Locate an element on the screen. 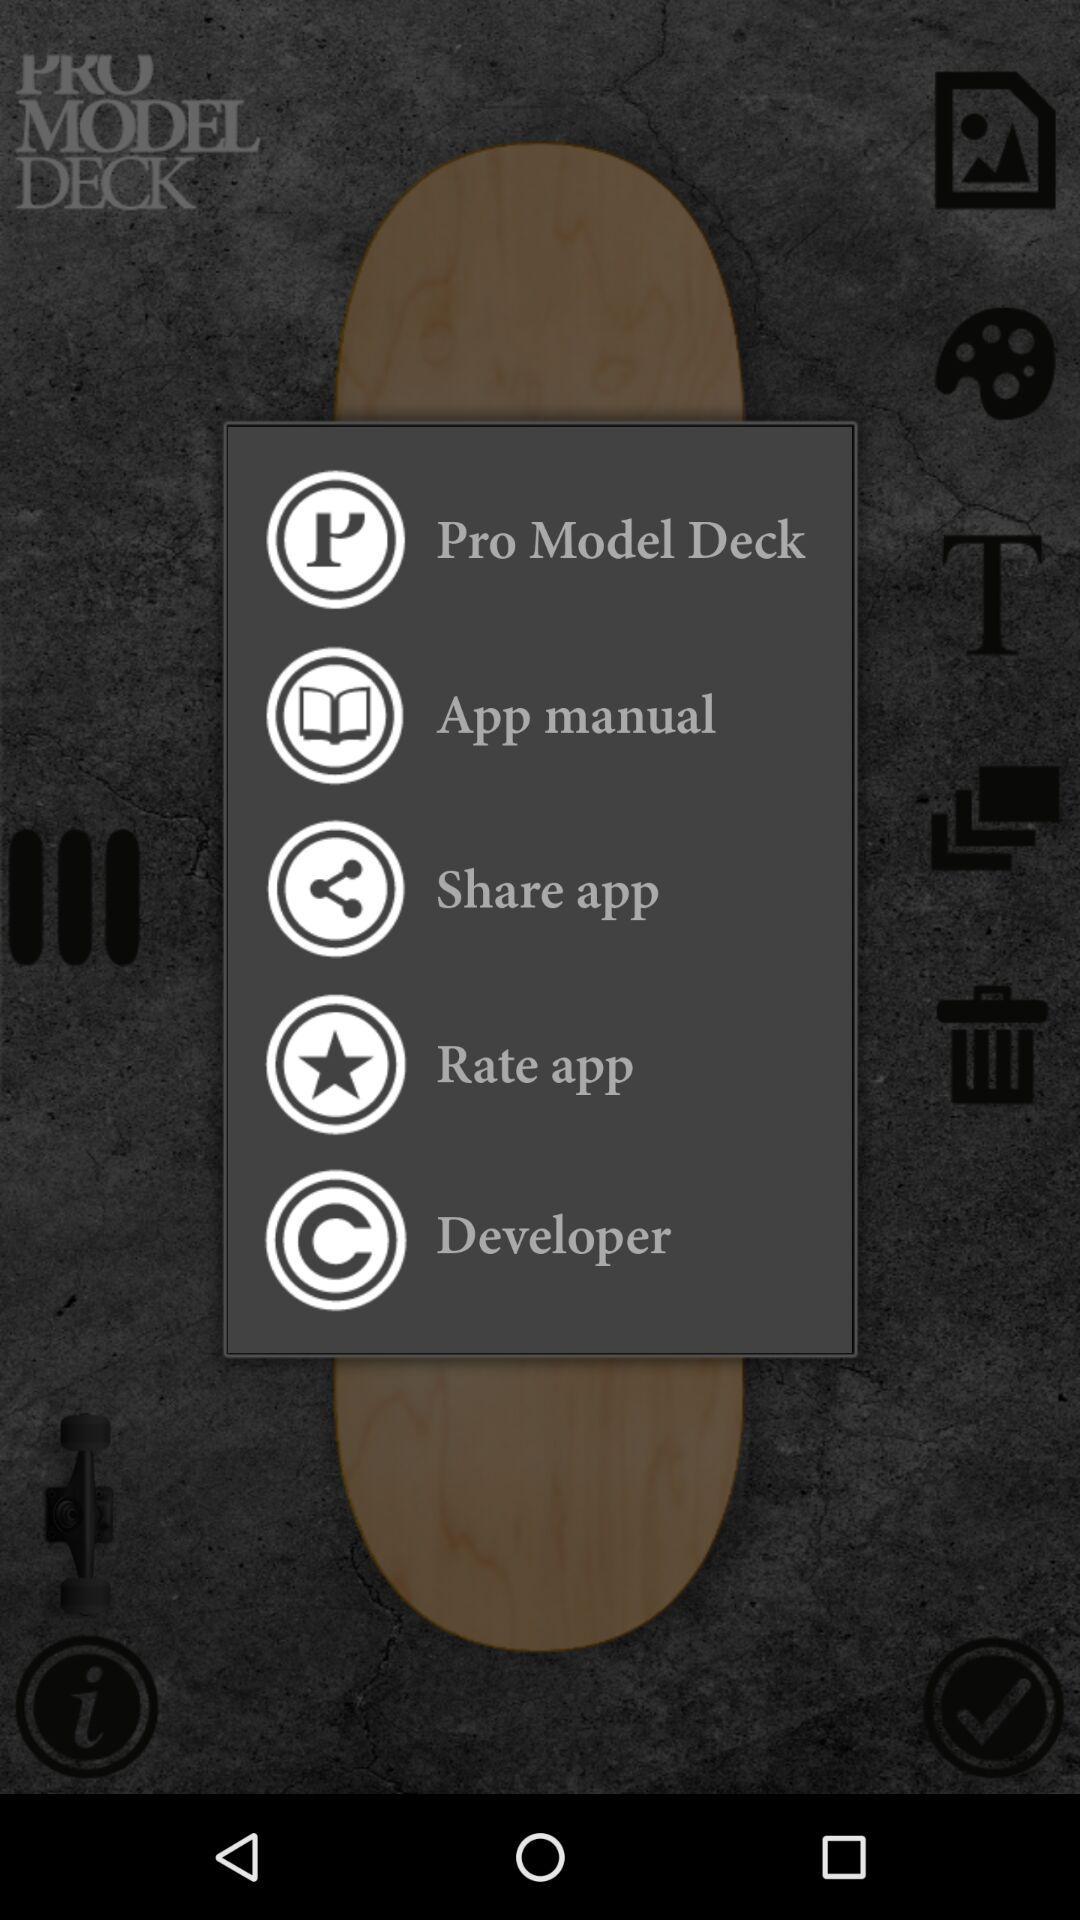 The height and width of the screenshot is (1920, 1080). the icon next to the pro model deck icon is located at coordinates (333, 540).